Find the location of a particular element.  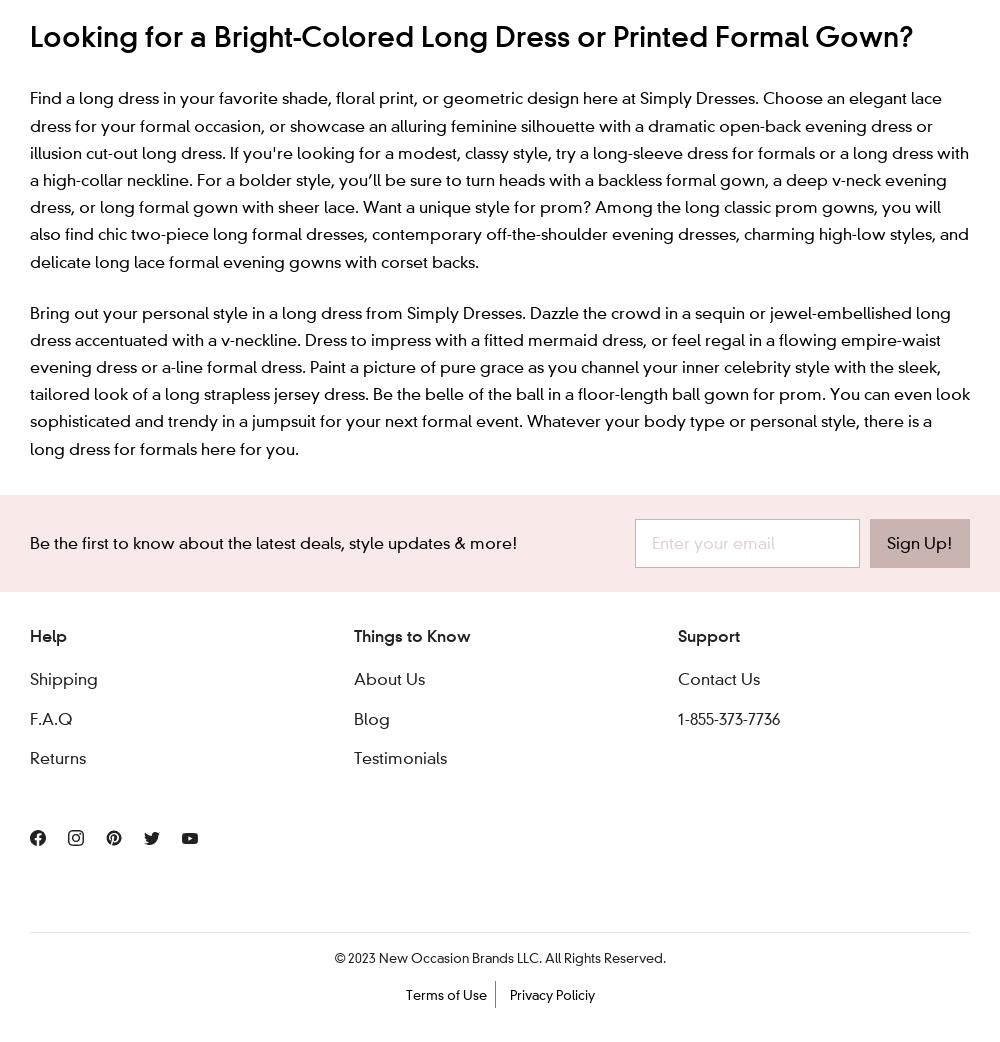

'28' is located at coordinates (483, 24).